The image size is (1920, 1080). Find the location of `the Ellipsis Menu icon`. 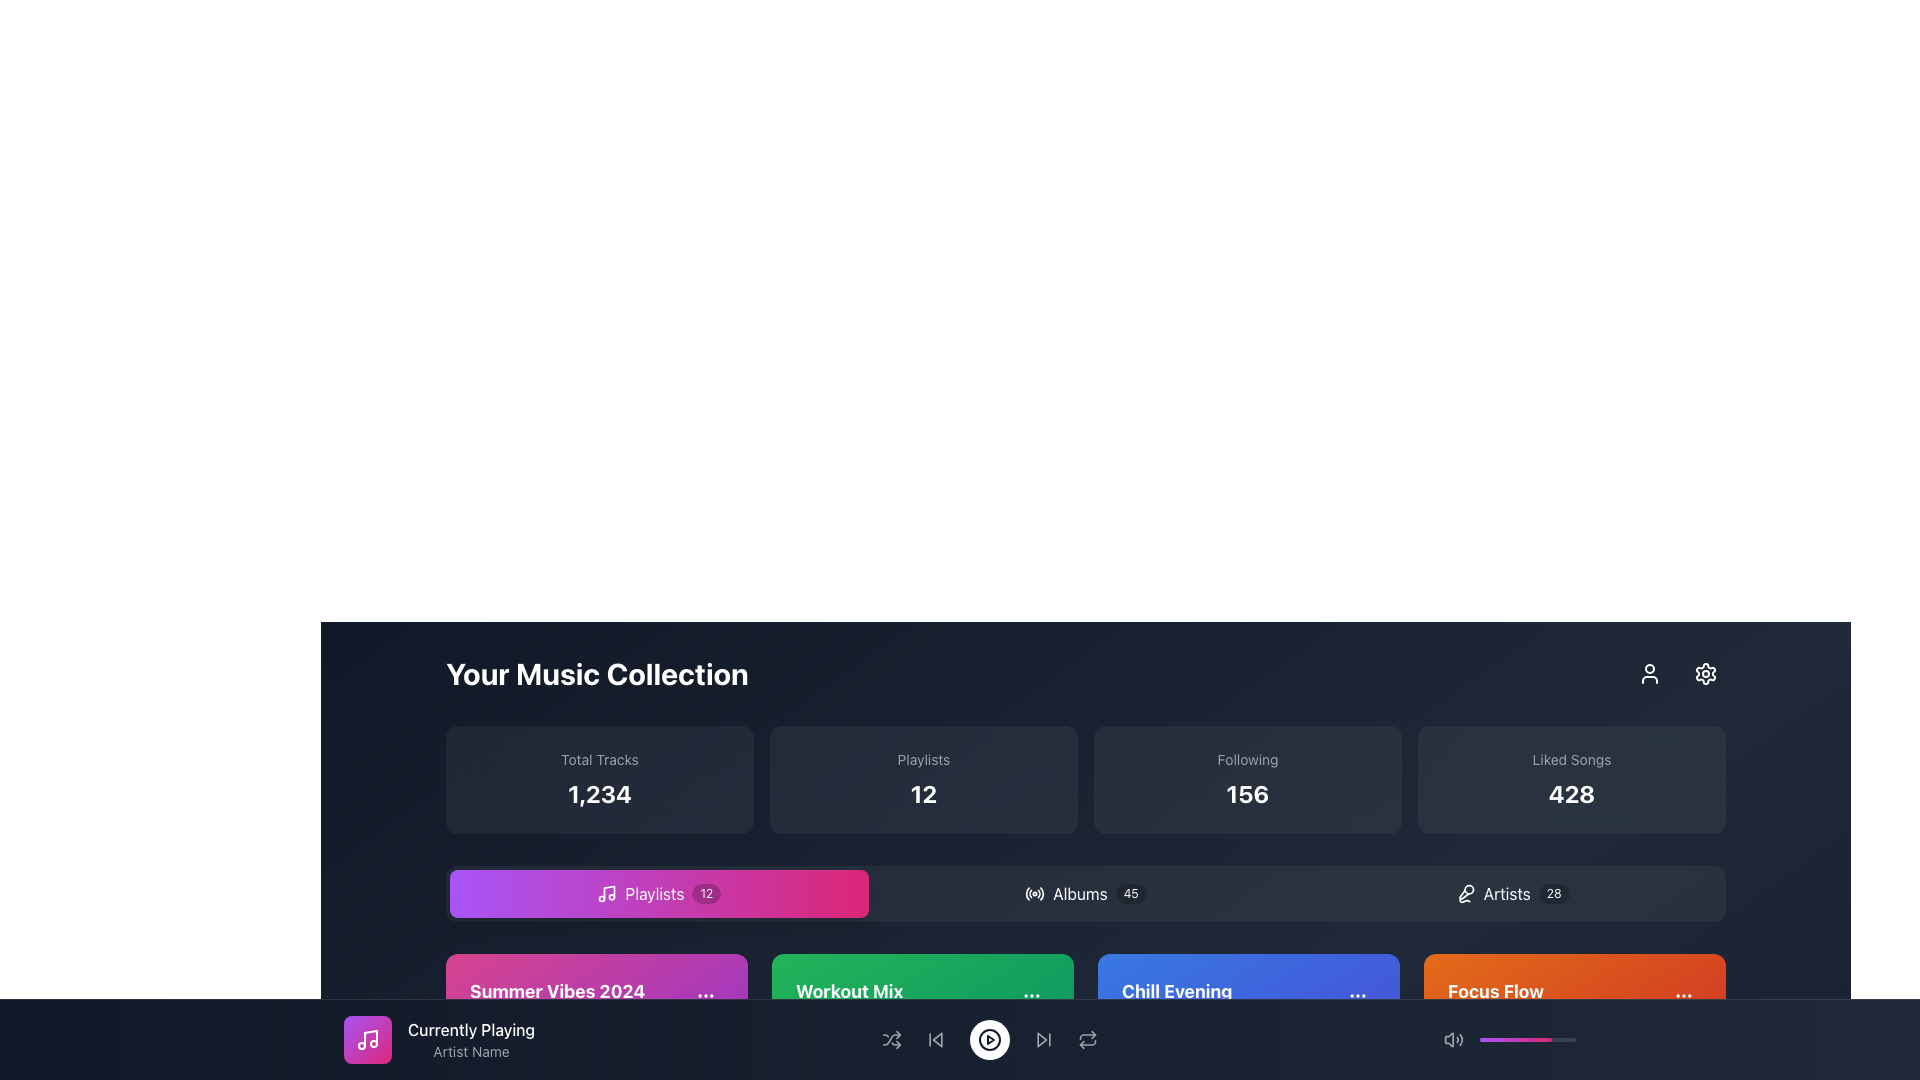

the Ellipsis Menu icon is located at coordinates (1358, 995).